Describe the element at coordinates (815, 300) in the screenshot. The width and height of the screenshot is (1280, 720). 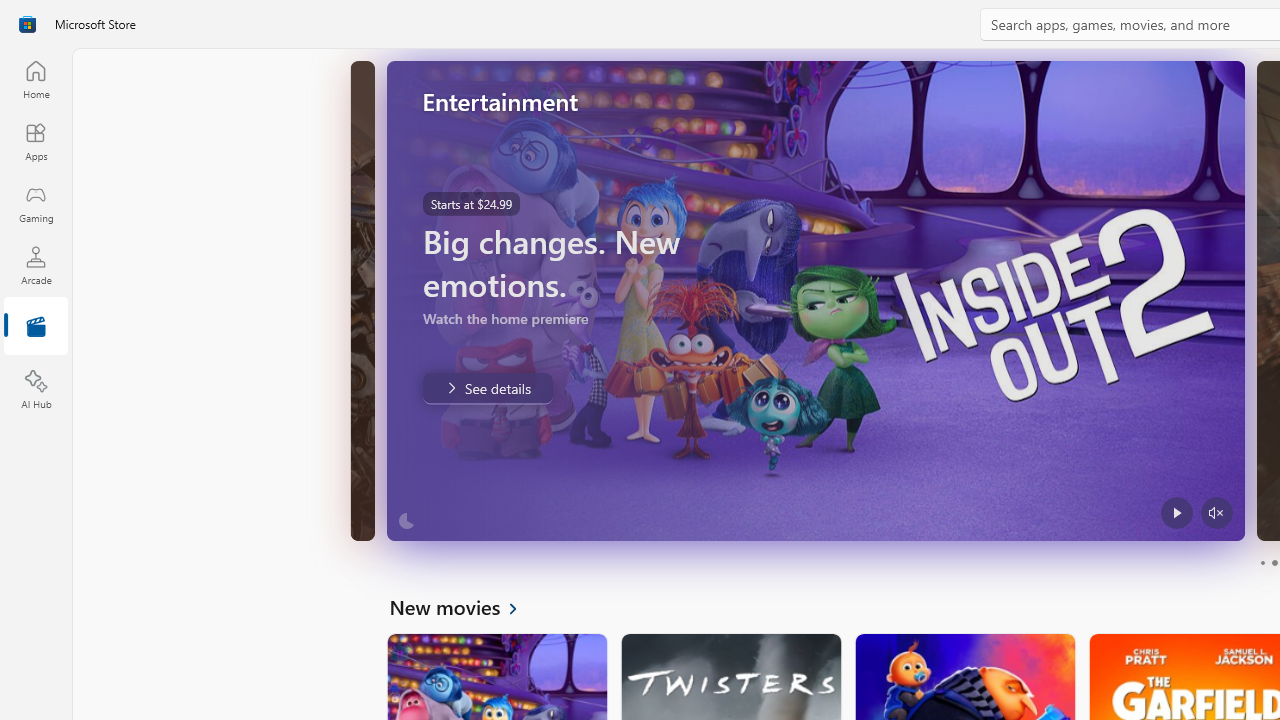
I see `'AutomationID: Image'` at that location.